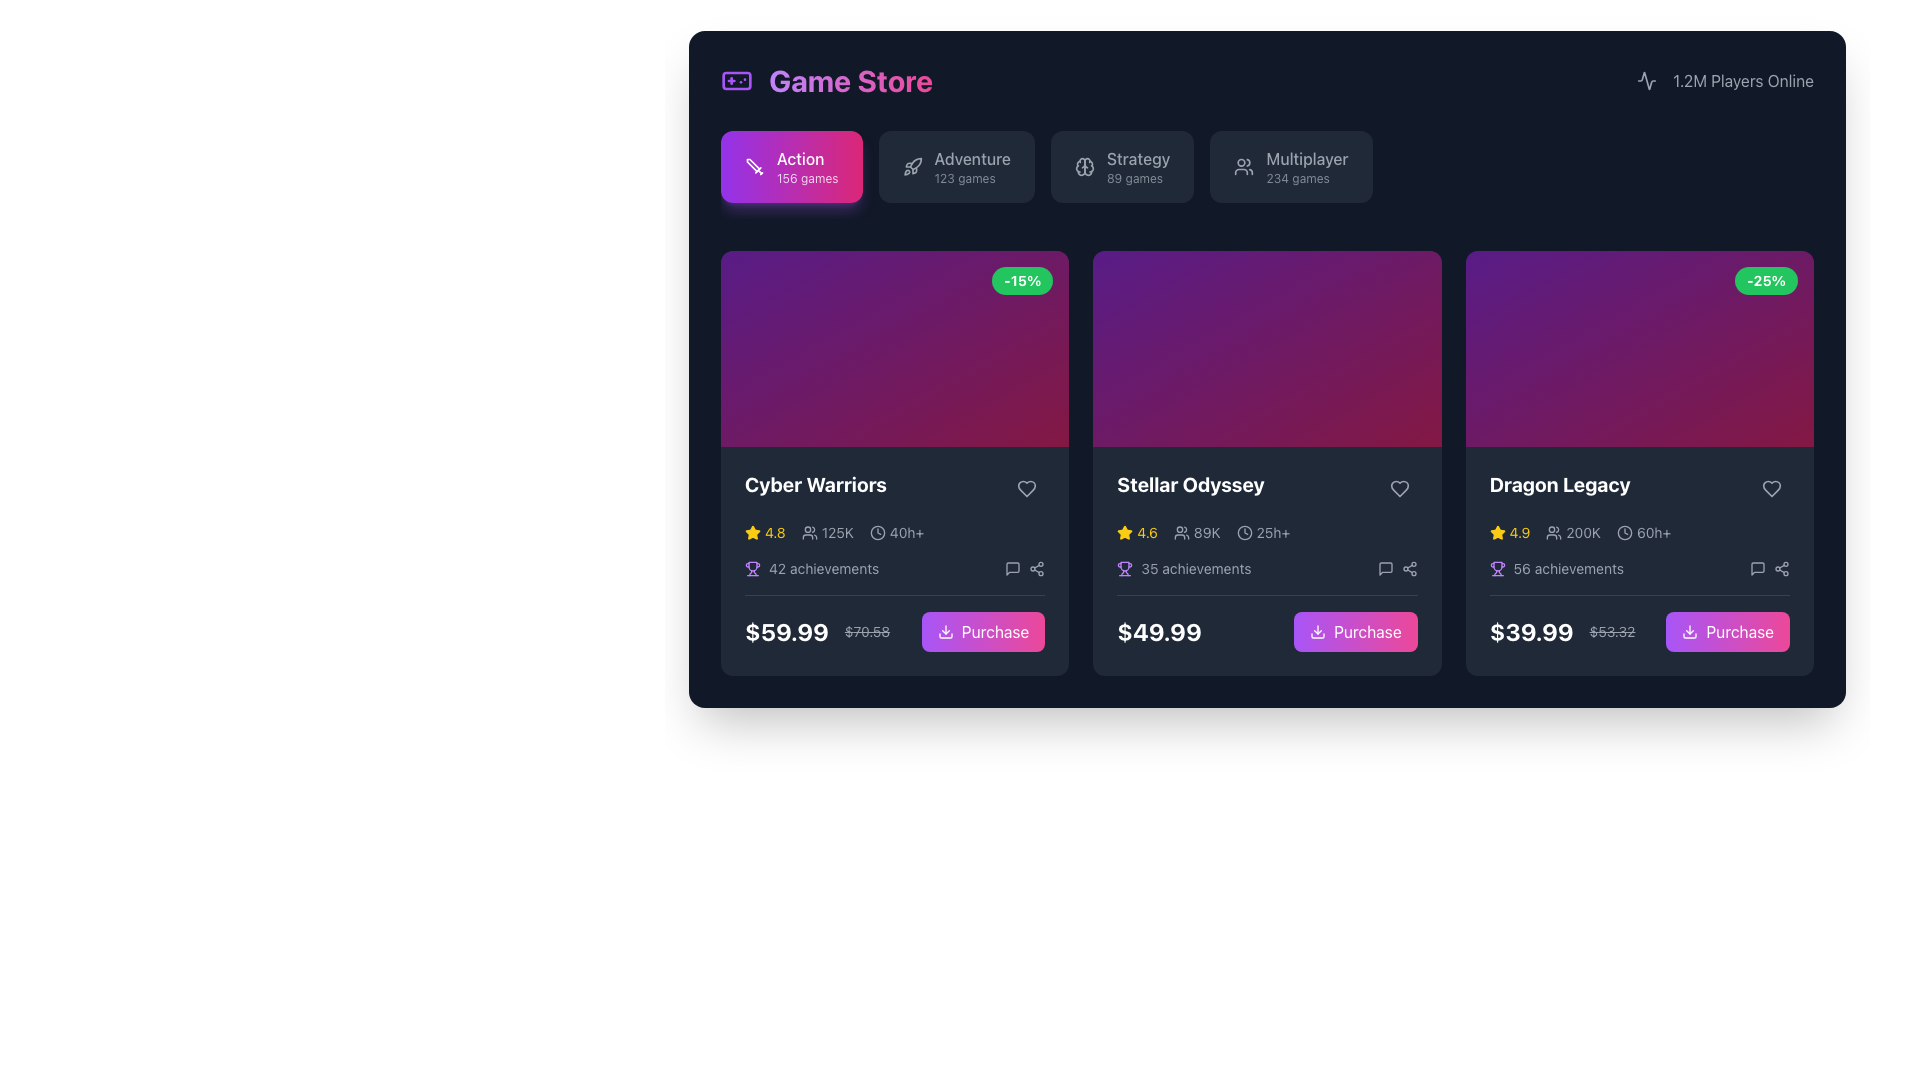 Image resolution: width=1920 pixels, height=1080 pixels. I want to click on the favorite button located in the upper-right corner of the 'Dragon Legacy' card to mark the game as a favorite, so click(1771, 488).